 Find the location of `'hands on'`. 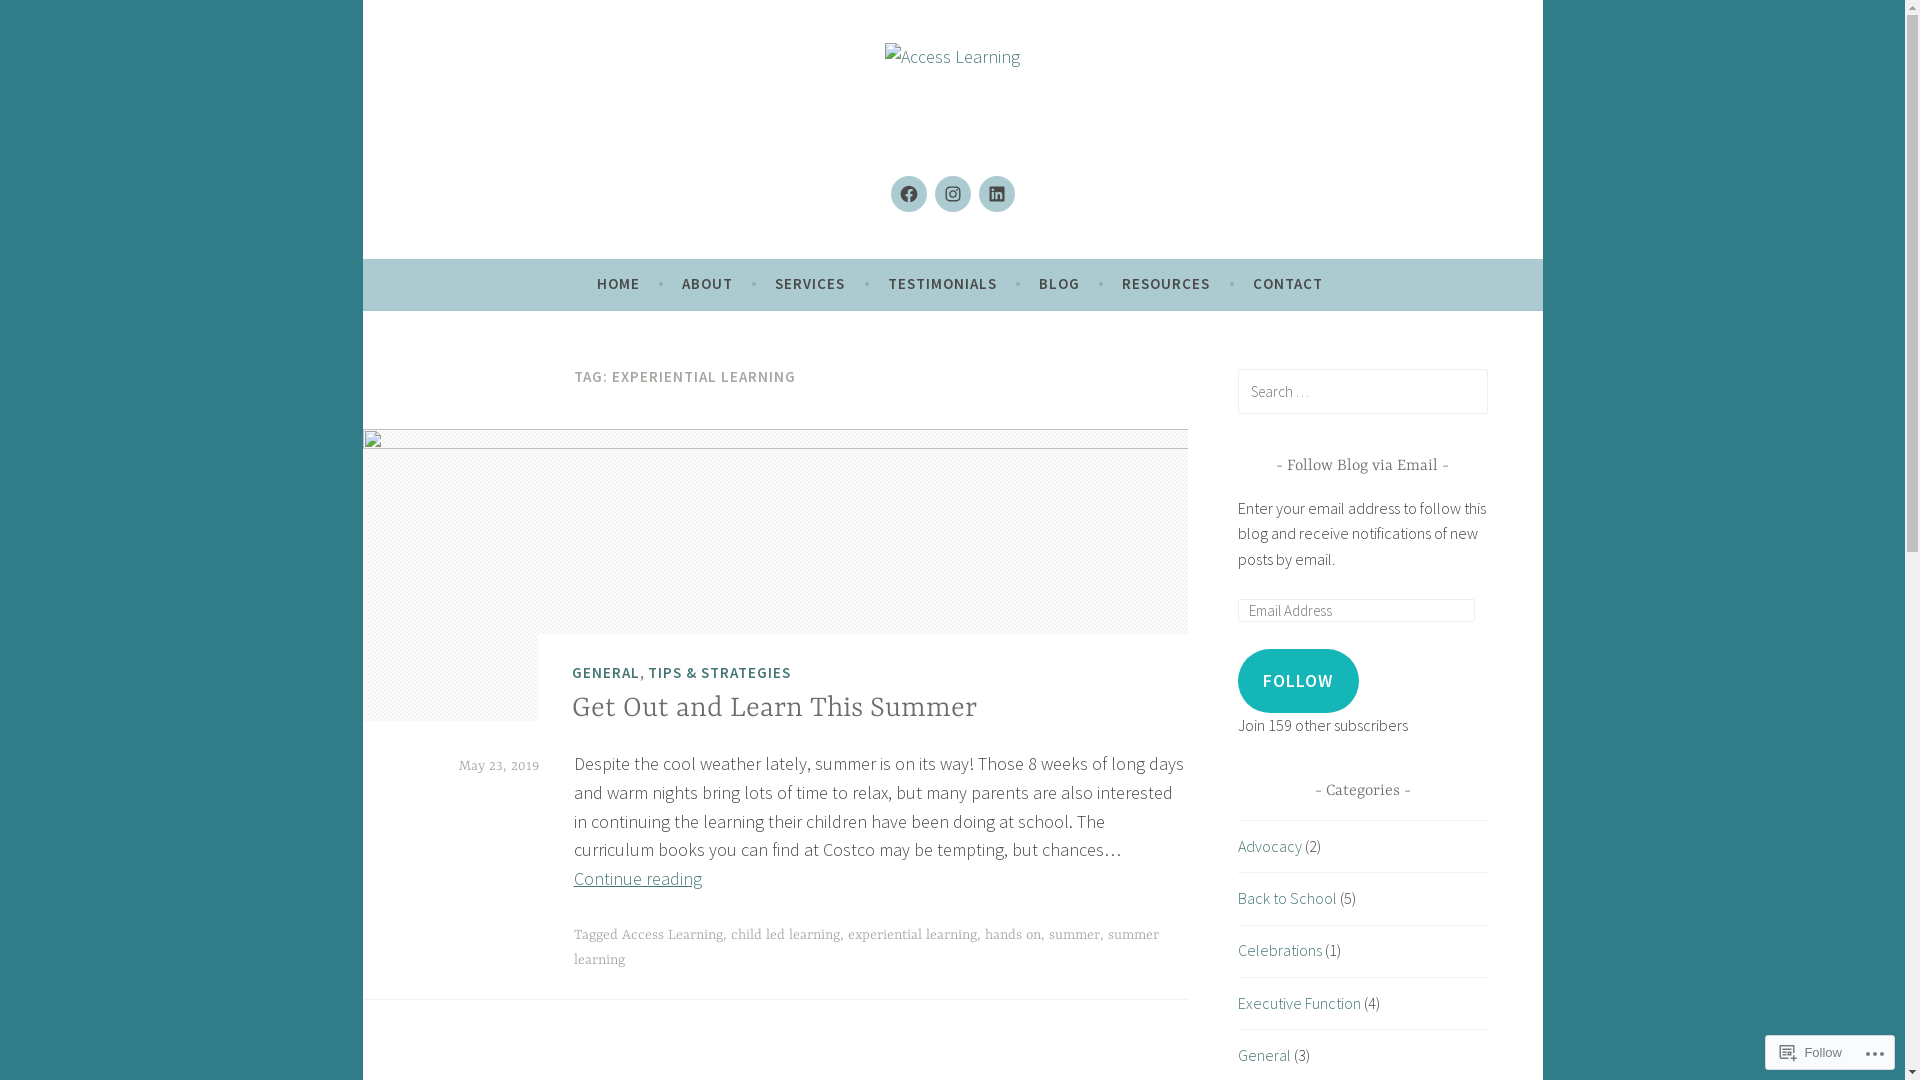

'hands on' is located at coordinates (983, 934).